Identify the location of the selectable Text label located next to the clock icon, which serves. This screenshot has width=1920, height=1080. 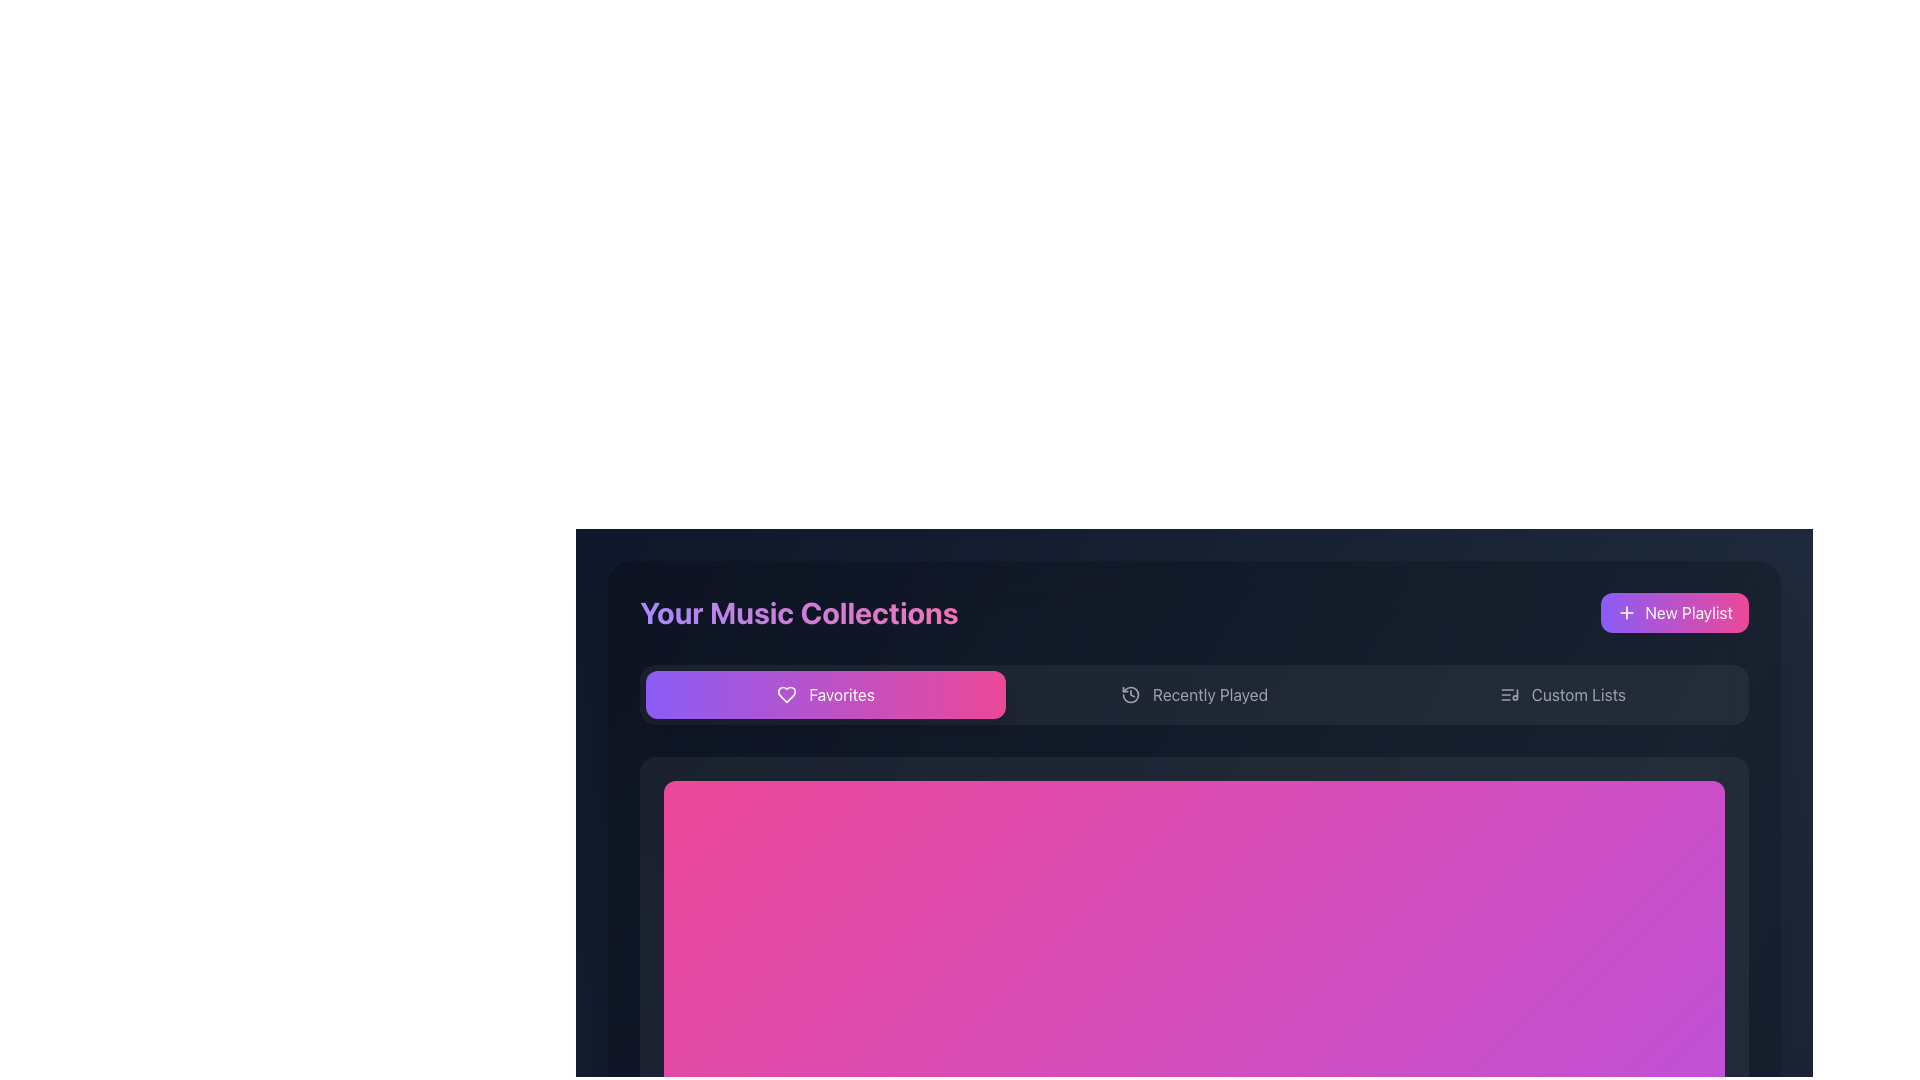
(1209, 693).